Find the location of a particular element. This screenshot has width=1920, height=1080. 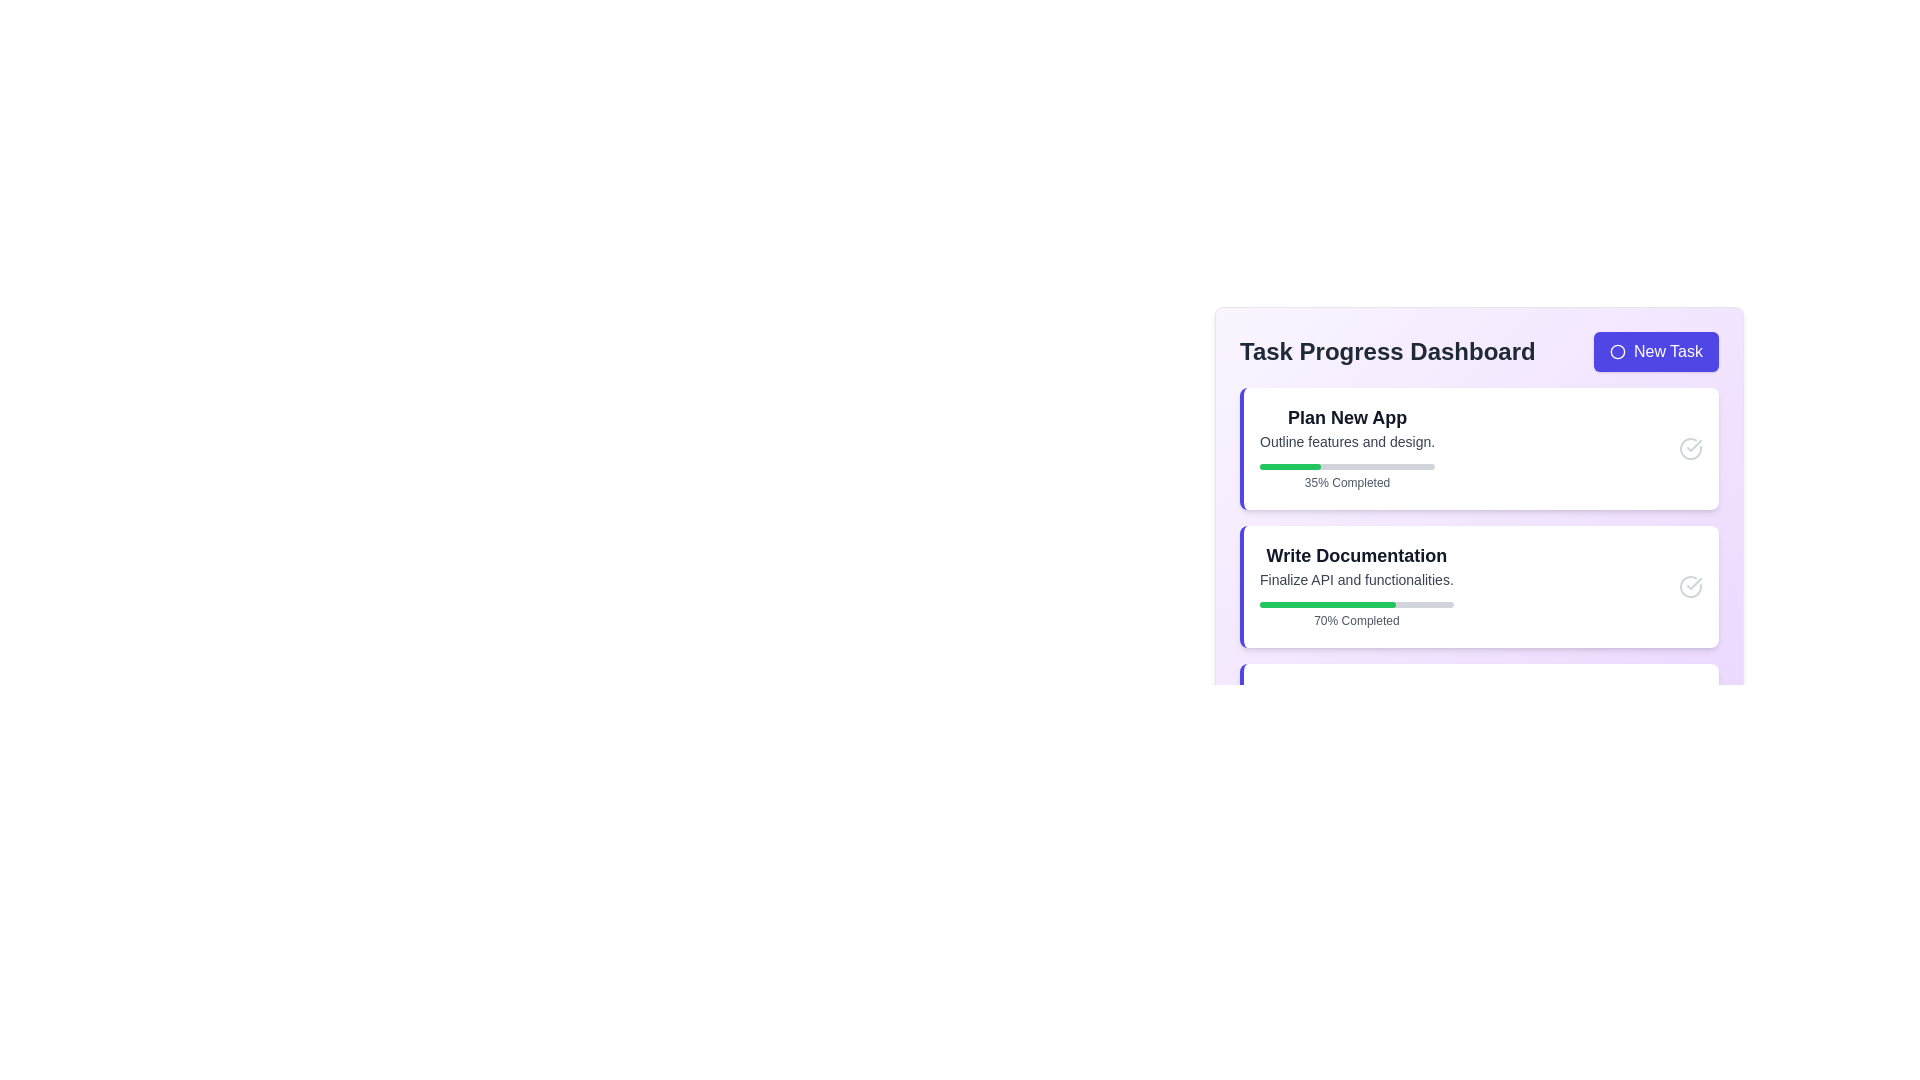

the label displaying '70% Completed' beneath the progress bar in the 'Write Documentation' task card on the 'Task Progress Dashboard' is located at coordinates (1356, 620).